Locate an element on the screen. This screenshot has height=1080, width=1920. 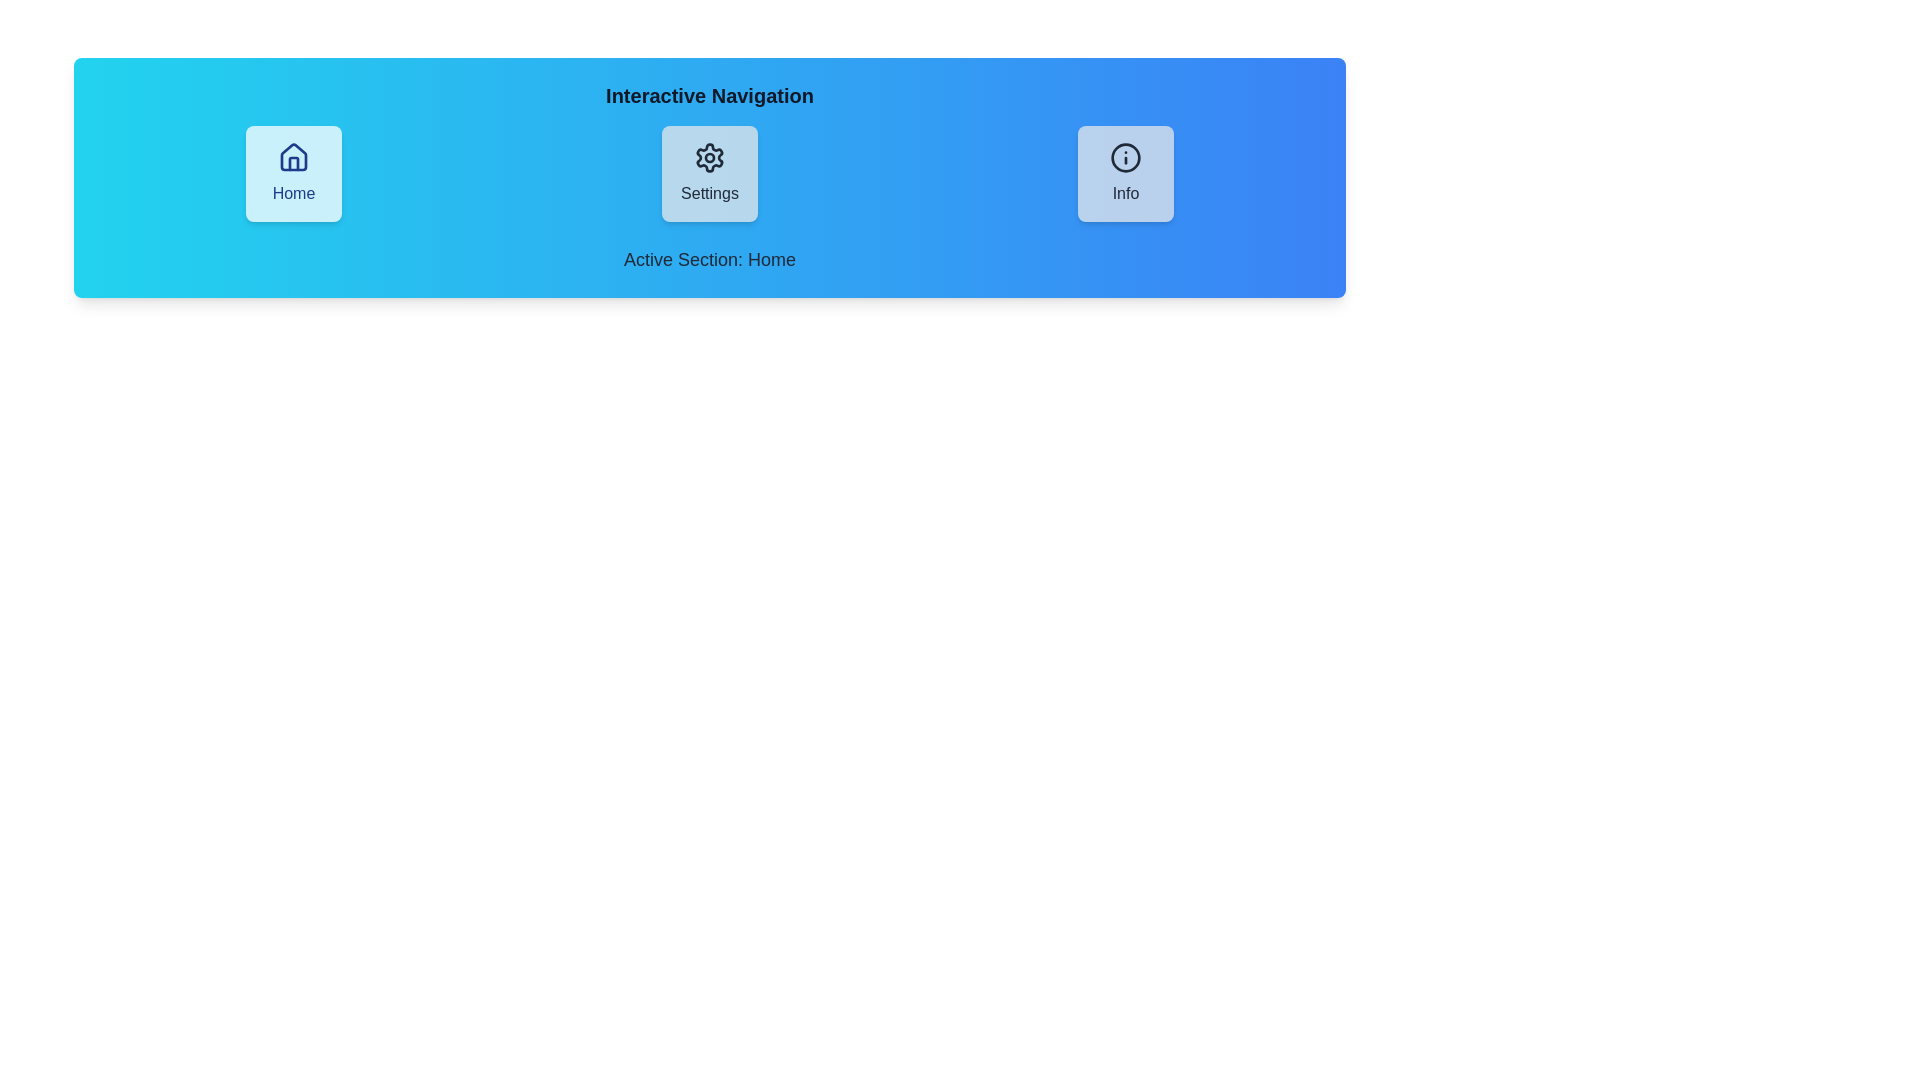
the Home button to navigate to the corresponding view is located at coordinates (292, 172).